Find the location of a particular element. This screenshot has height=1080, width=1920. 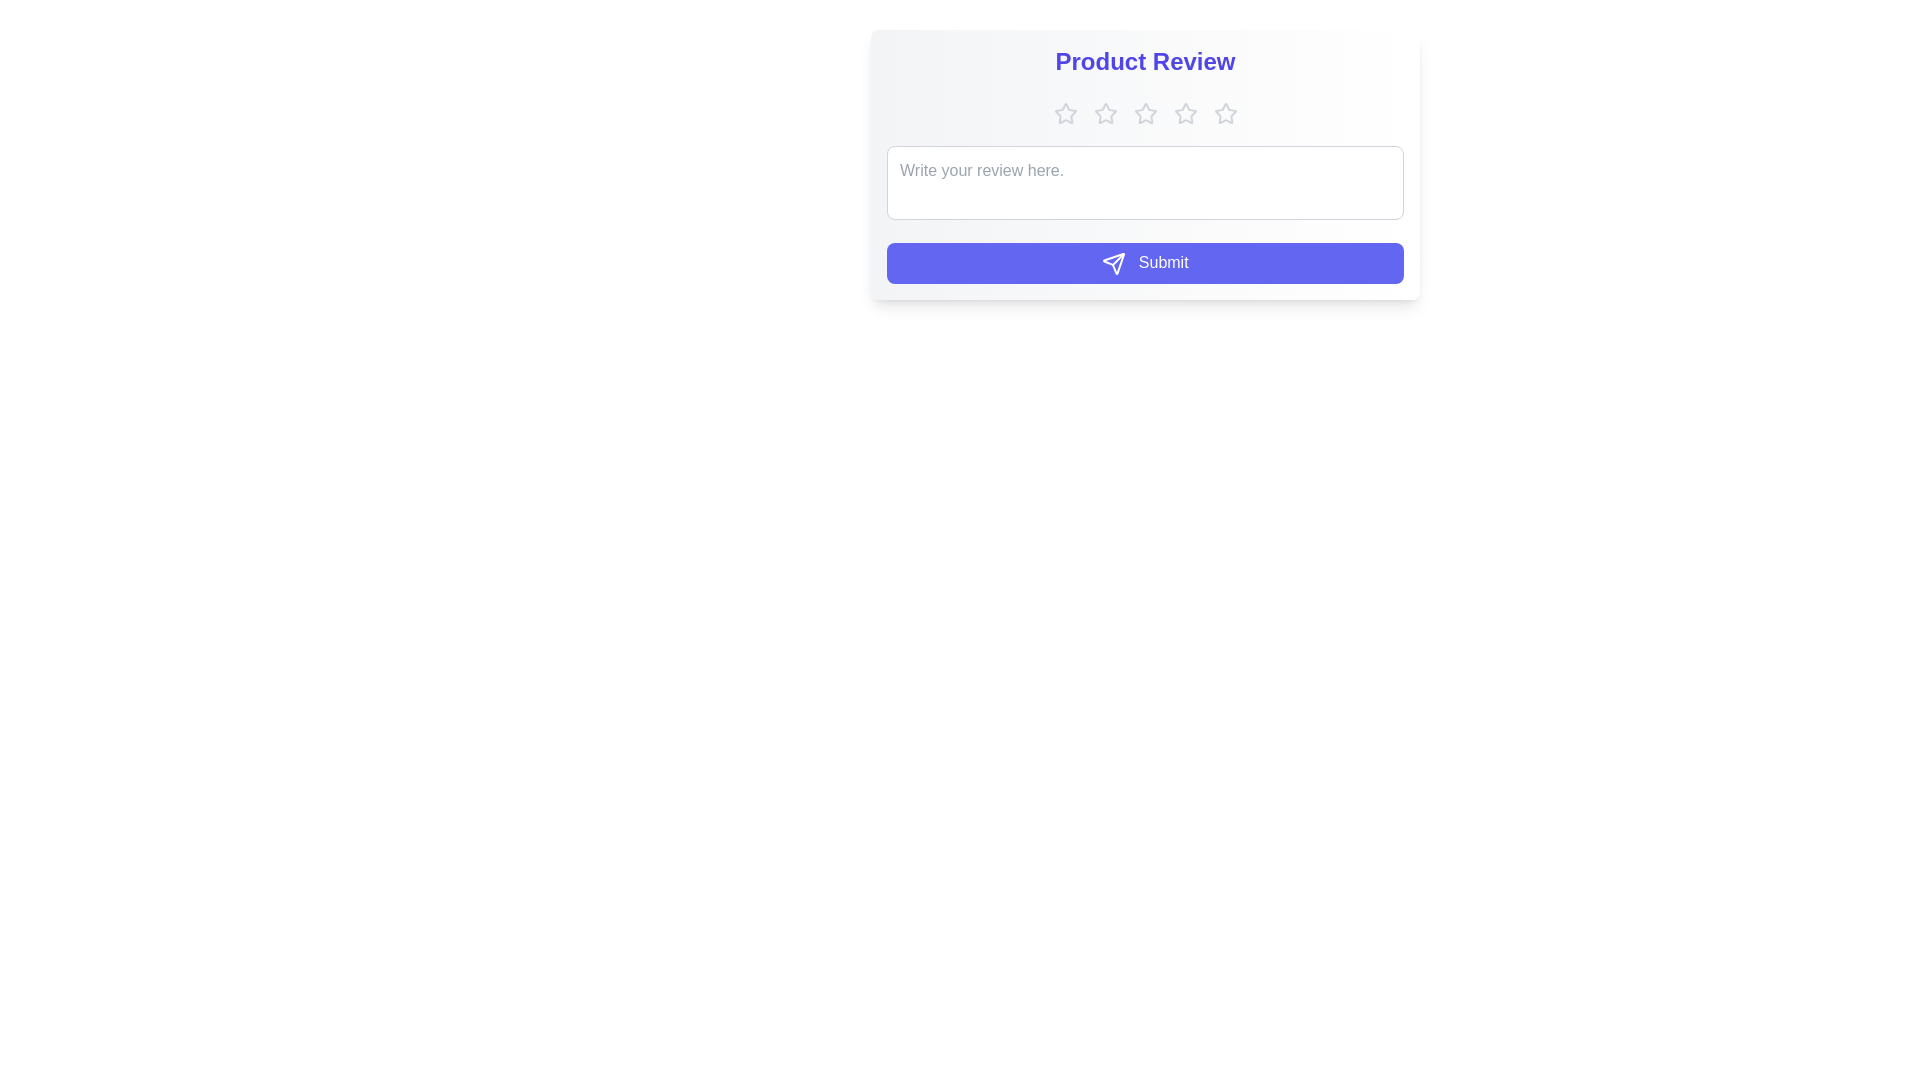

the product rating to 3 stars by clicking on the respective star is located at coordinates (1145, 114).